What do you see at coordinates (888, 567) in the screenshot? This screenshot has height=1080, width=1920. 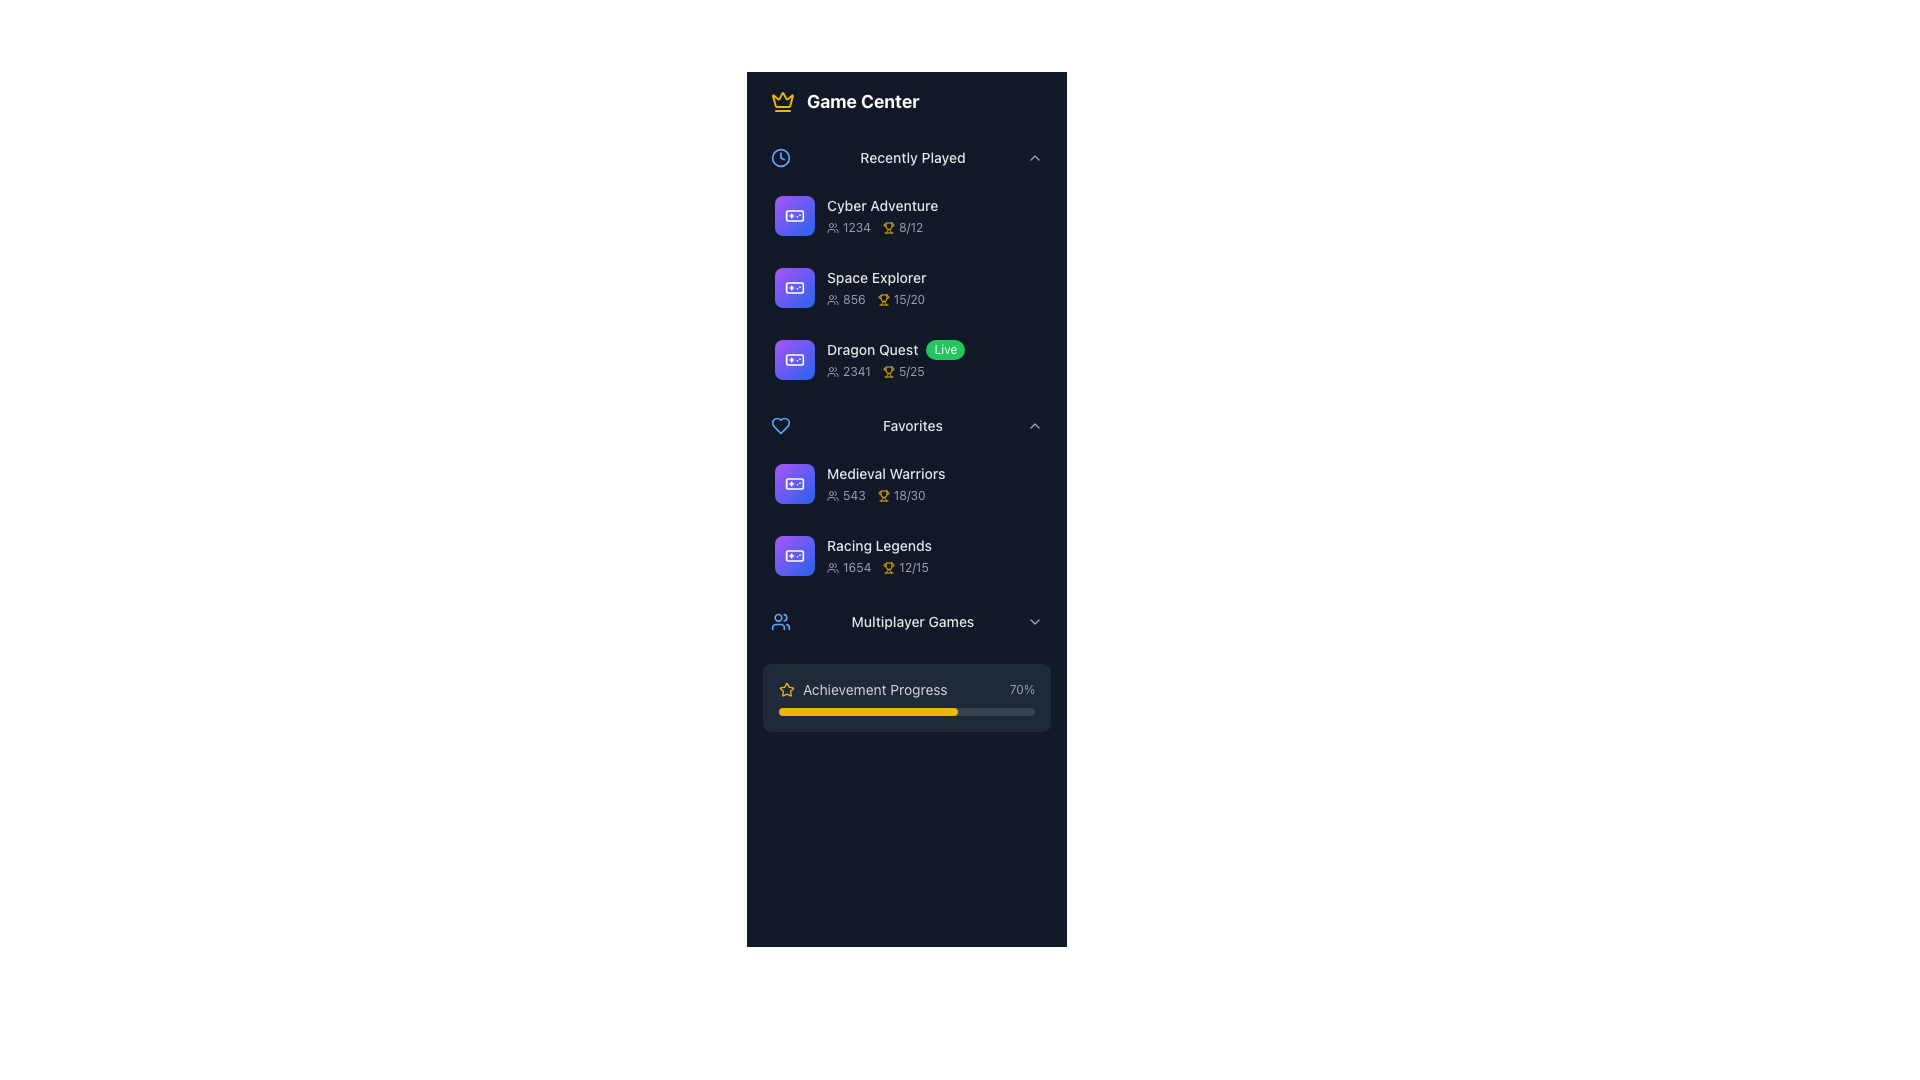 I see `the trophy icon representing an achievement-related metric located under the 'Favorites' category, styled in golden-yellow tones` at bounding box center [888, 567].